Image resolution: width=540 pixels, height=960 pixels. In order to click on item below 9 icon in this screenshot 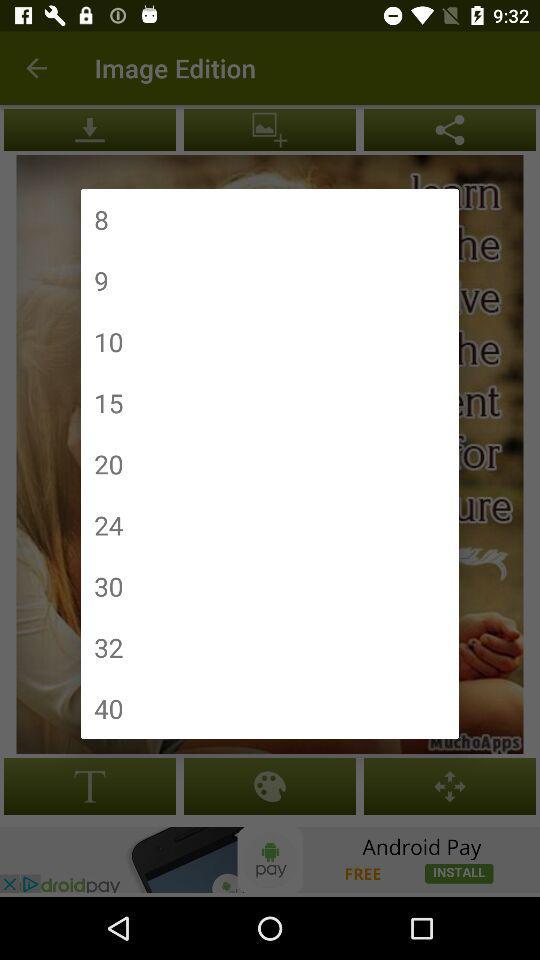, I will do `click(108, 341)`.